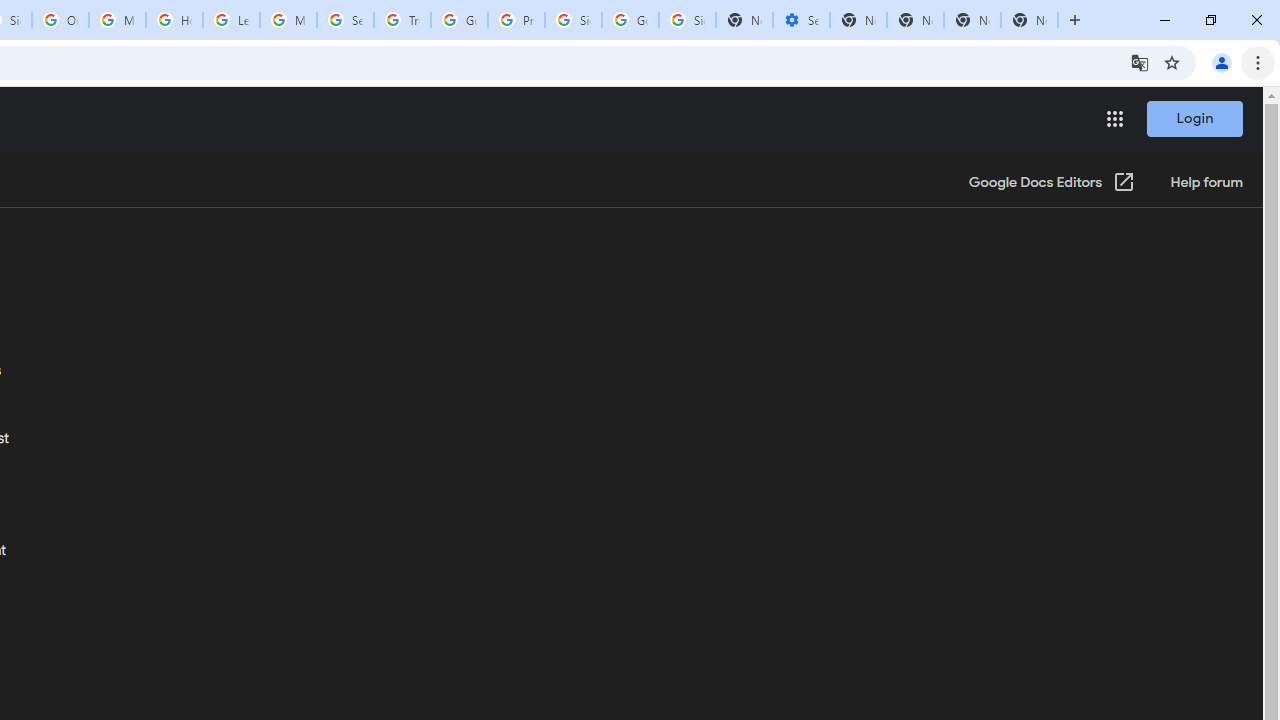 The height and width of the screenshot is (720, 1280). Describe the element at coordinates (401, 20) in the screenshot. I see `'Trusted Information and Content - Google Safety Center'` at that location.